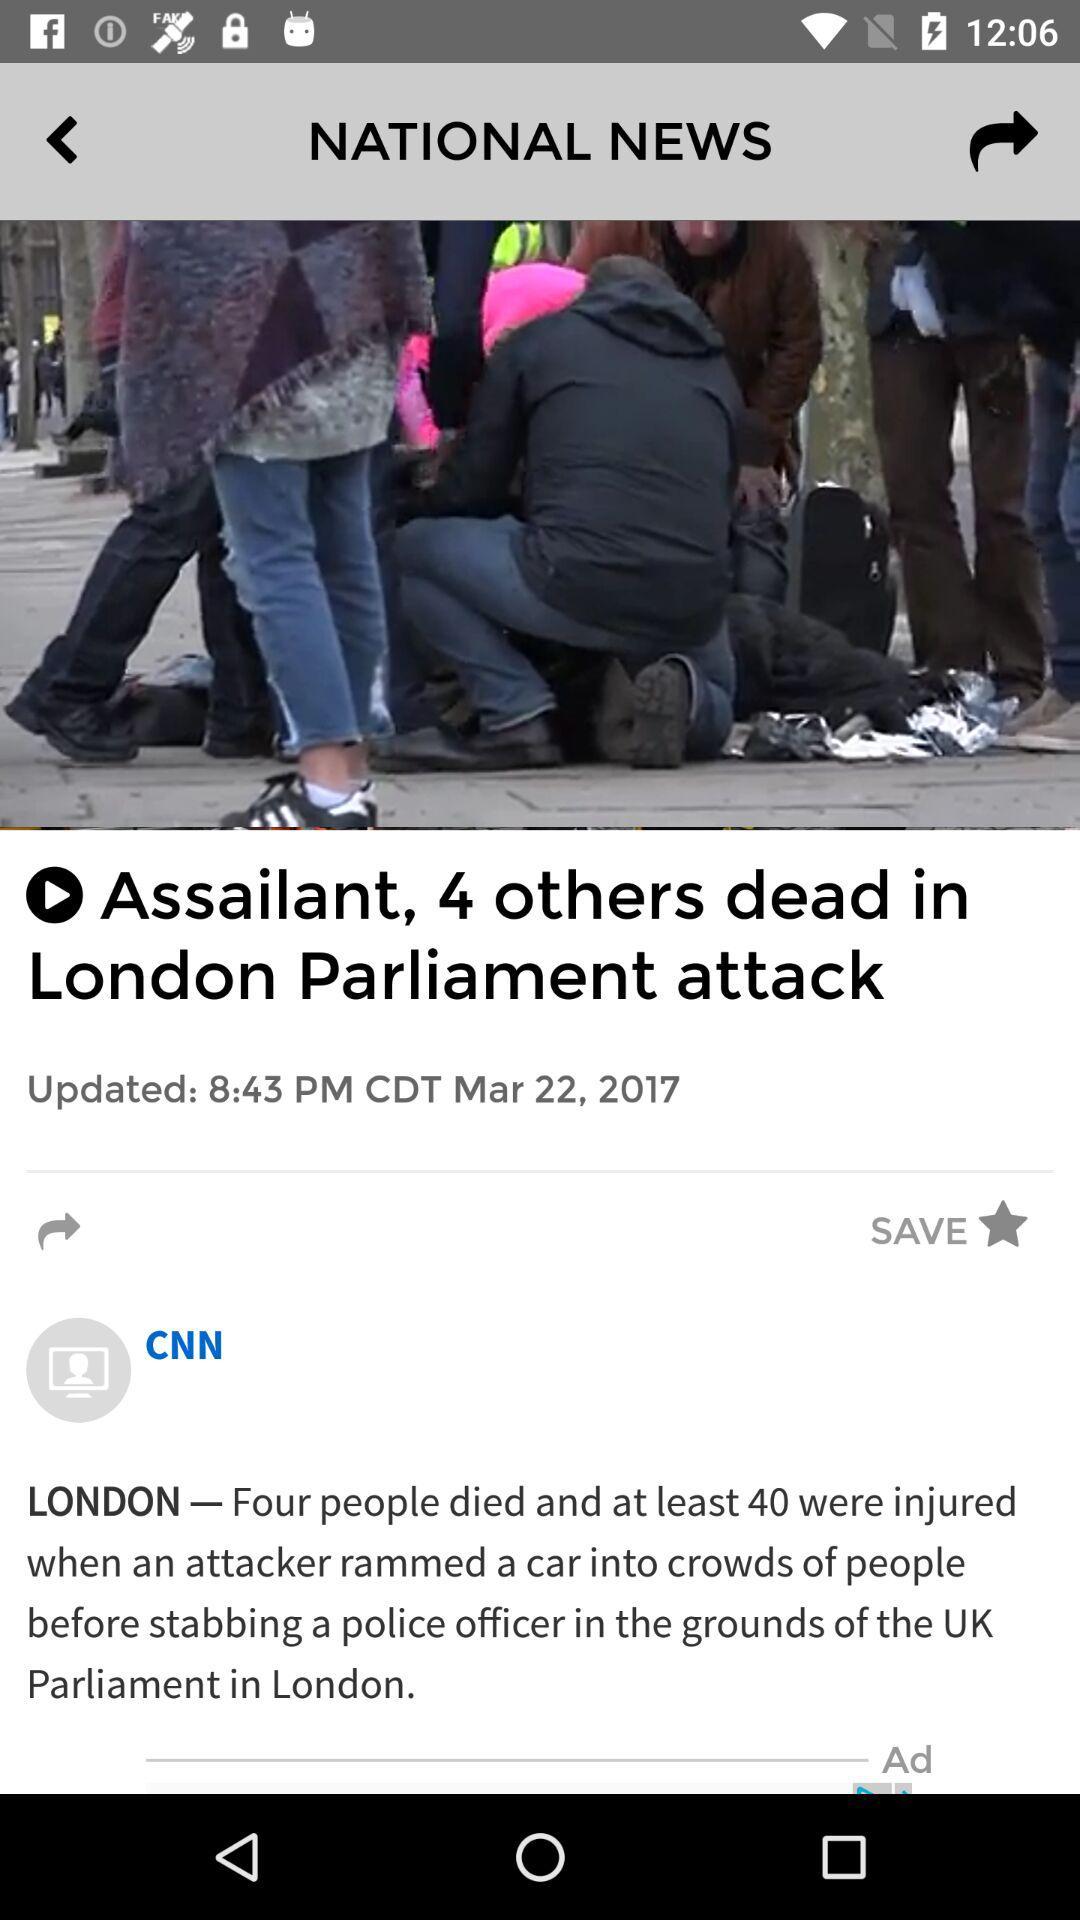  What do you see at coordinates (1003, 140) in the screenshot?
I see `the redo icon` at bounding box center [1003, 140].